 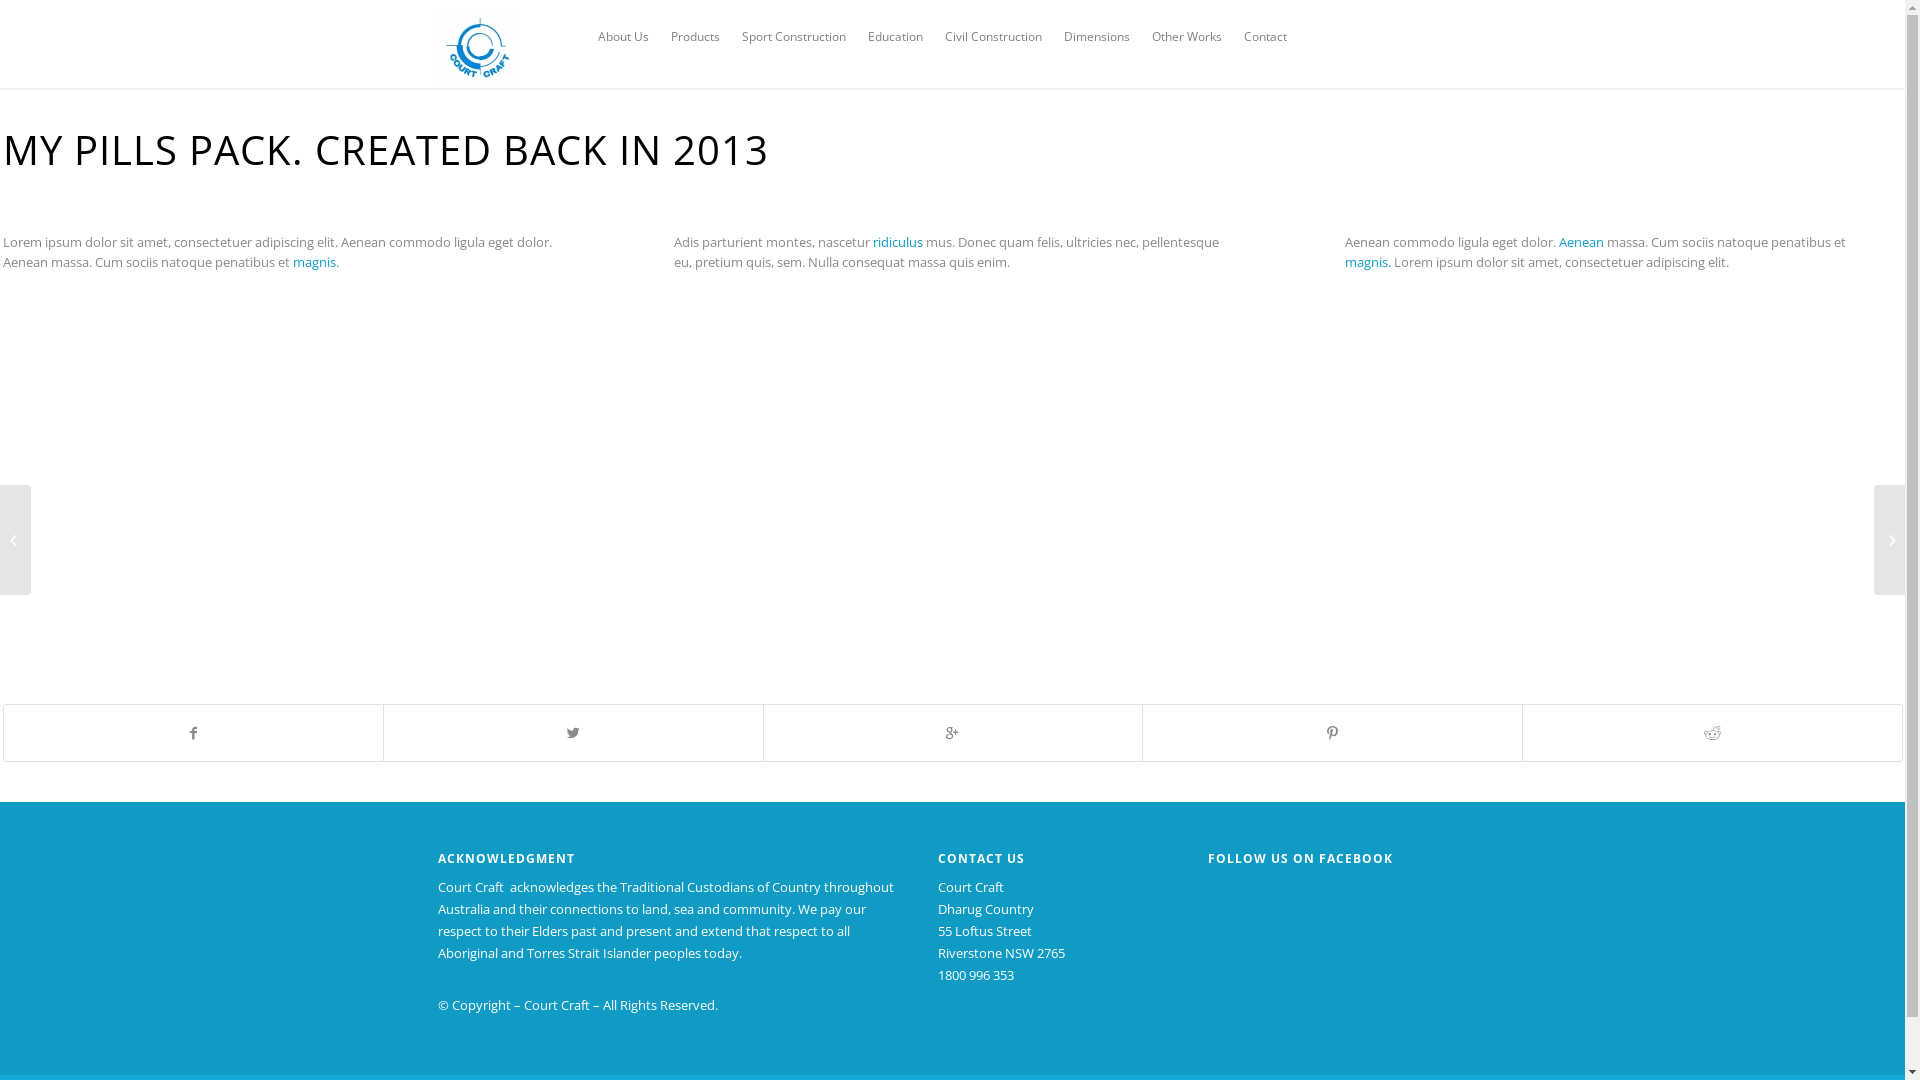 What do you see at coordinates (622, 37) in the screenshot?
I see `'About Us'` at bounding box center [622, 37].